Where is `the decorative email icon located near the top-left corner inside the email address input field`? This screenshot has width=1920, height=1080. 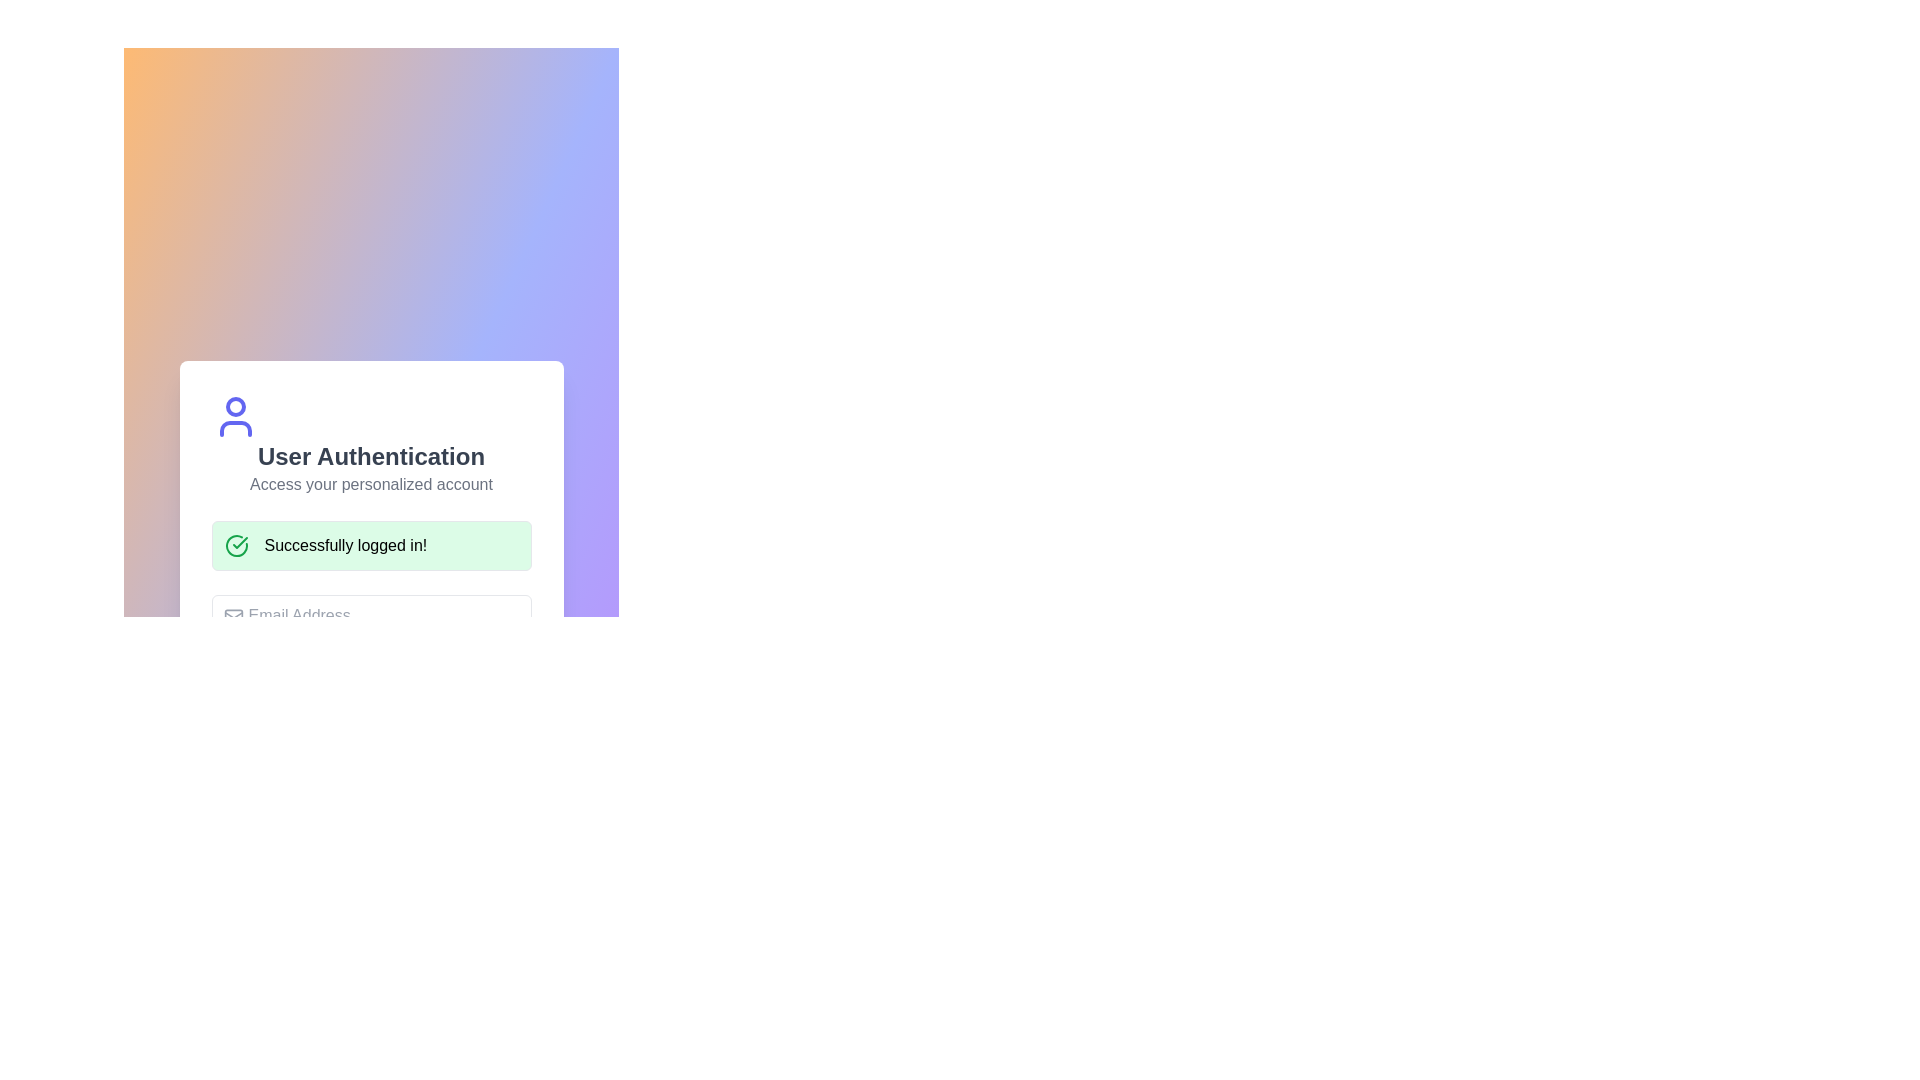 the decorative email icon located near the top-left corner inside the email address input field is located at coordinates (233, 614).